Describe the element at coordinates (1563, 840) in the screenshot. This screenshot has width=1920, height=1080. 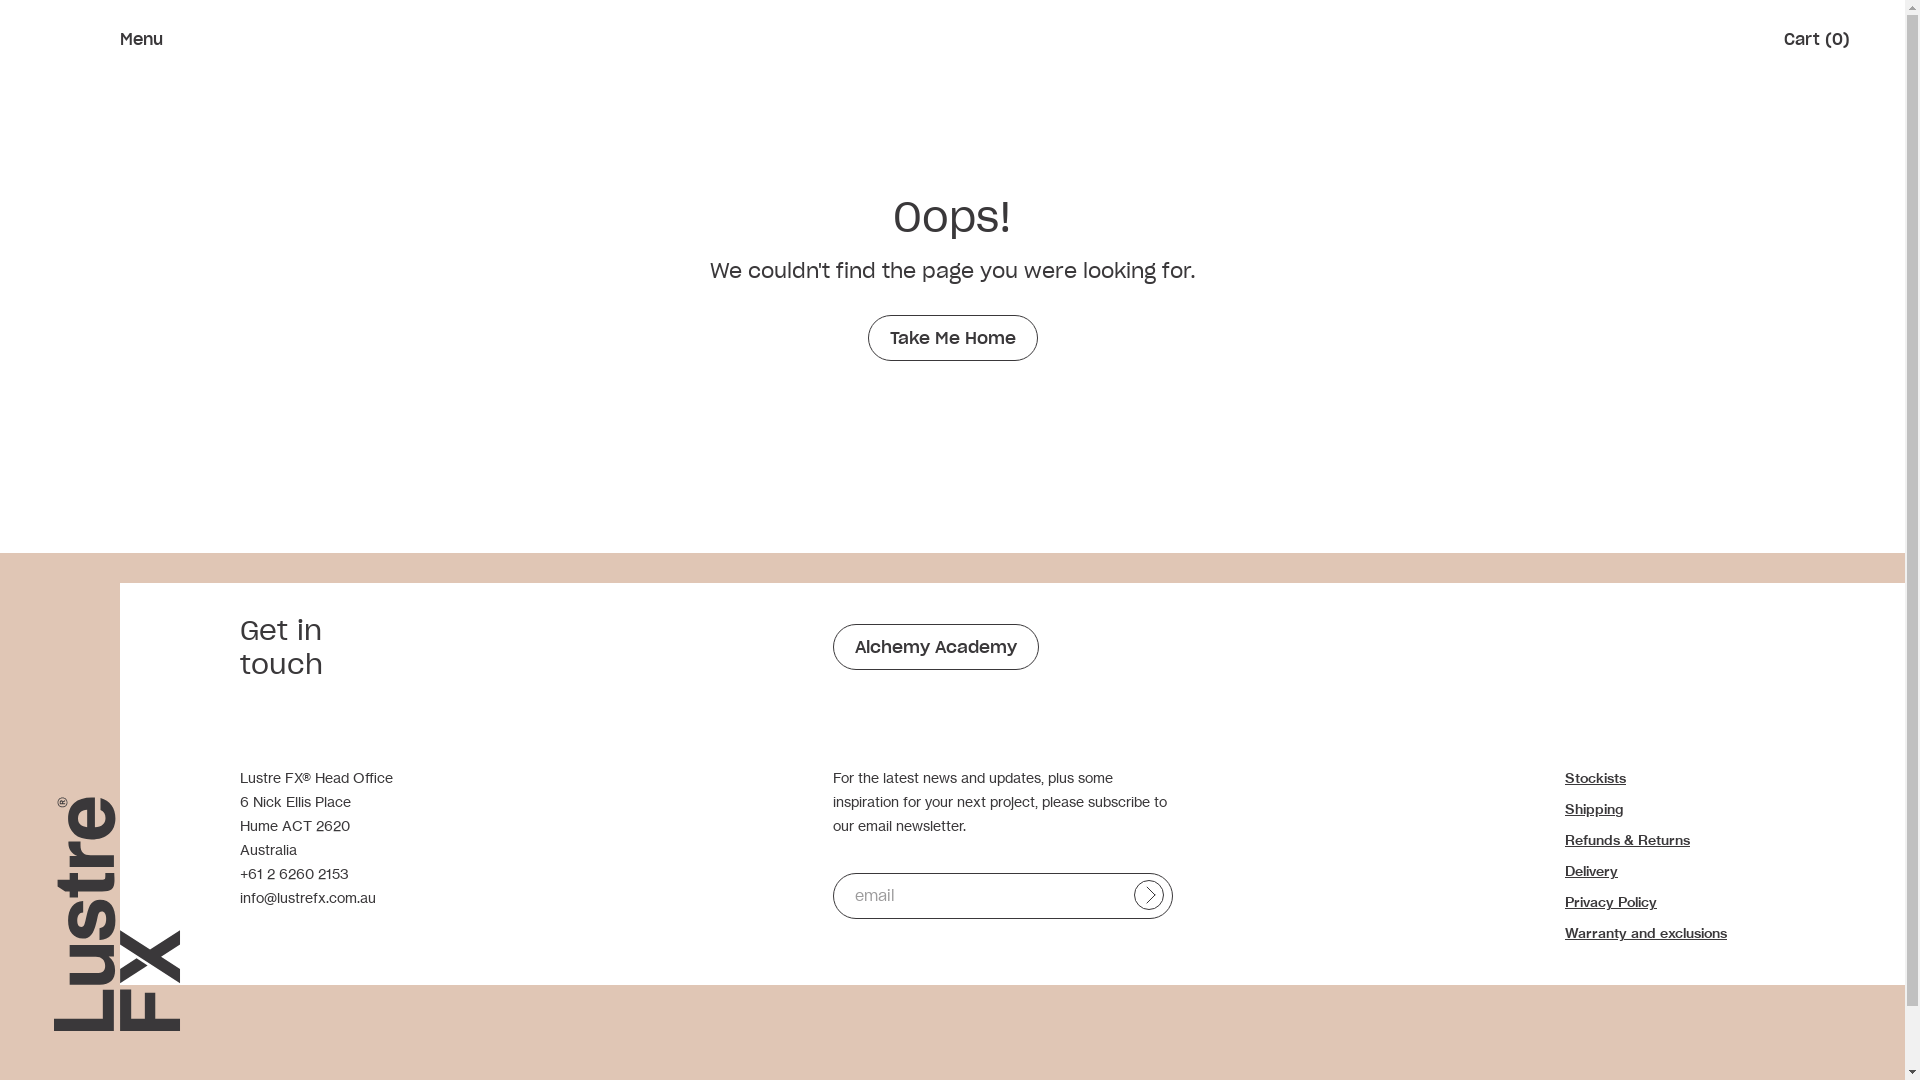
I see `'Refunds & Returns'` at that location.